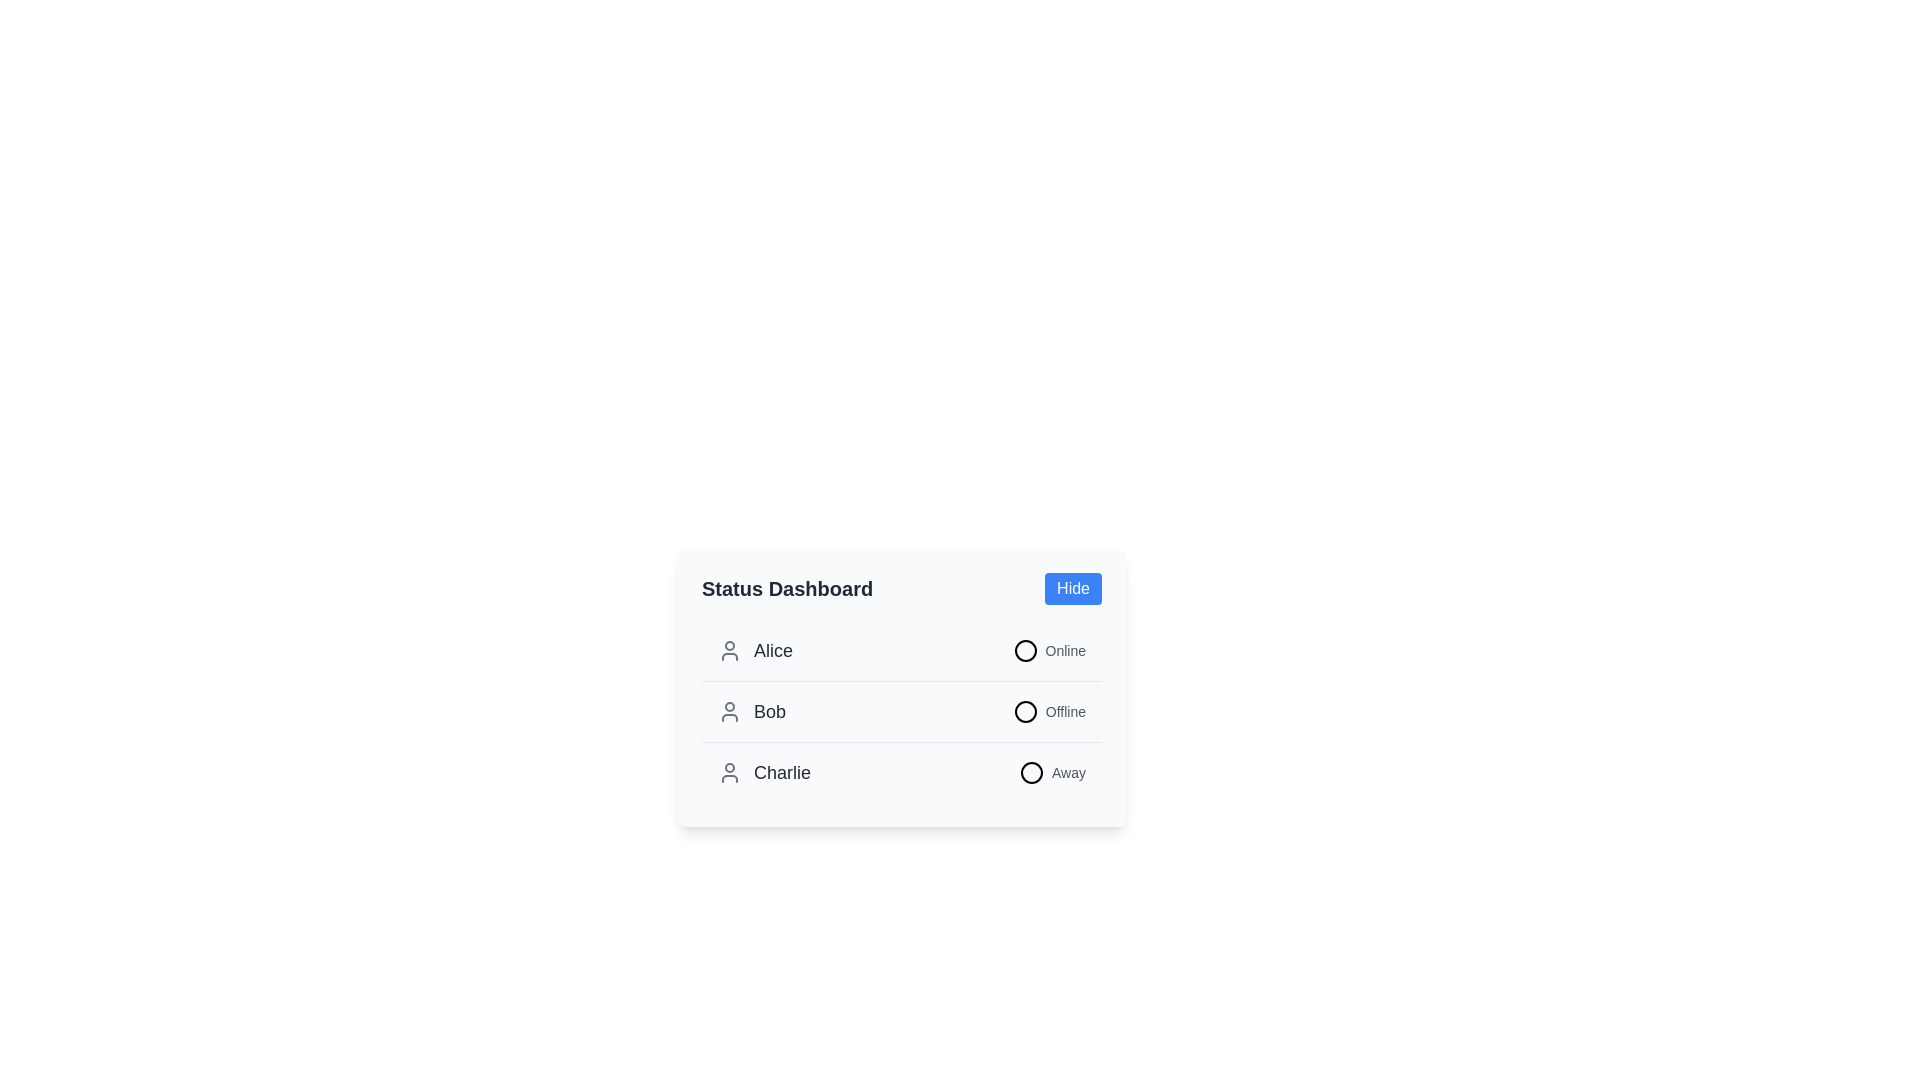 This screenshot has height=1080, width=1920. Describe the element at coordinates (1032, 771) in the screenshot. I see `the Status indicator icon that indicates an 'Away' state, positioned to the left of the text 'Away'` at that location.